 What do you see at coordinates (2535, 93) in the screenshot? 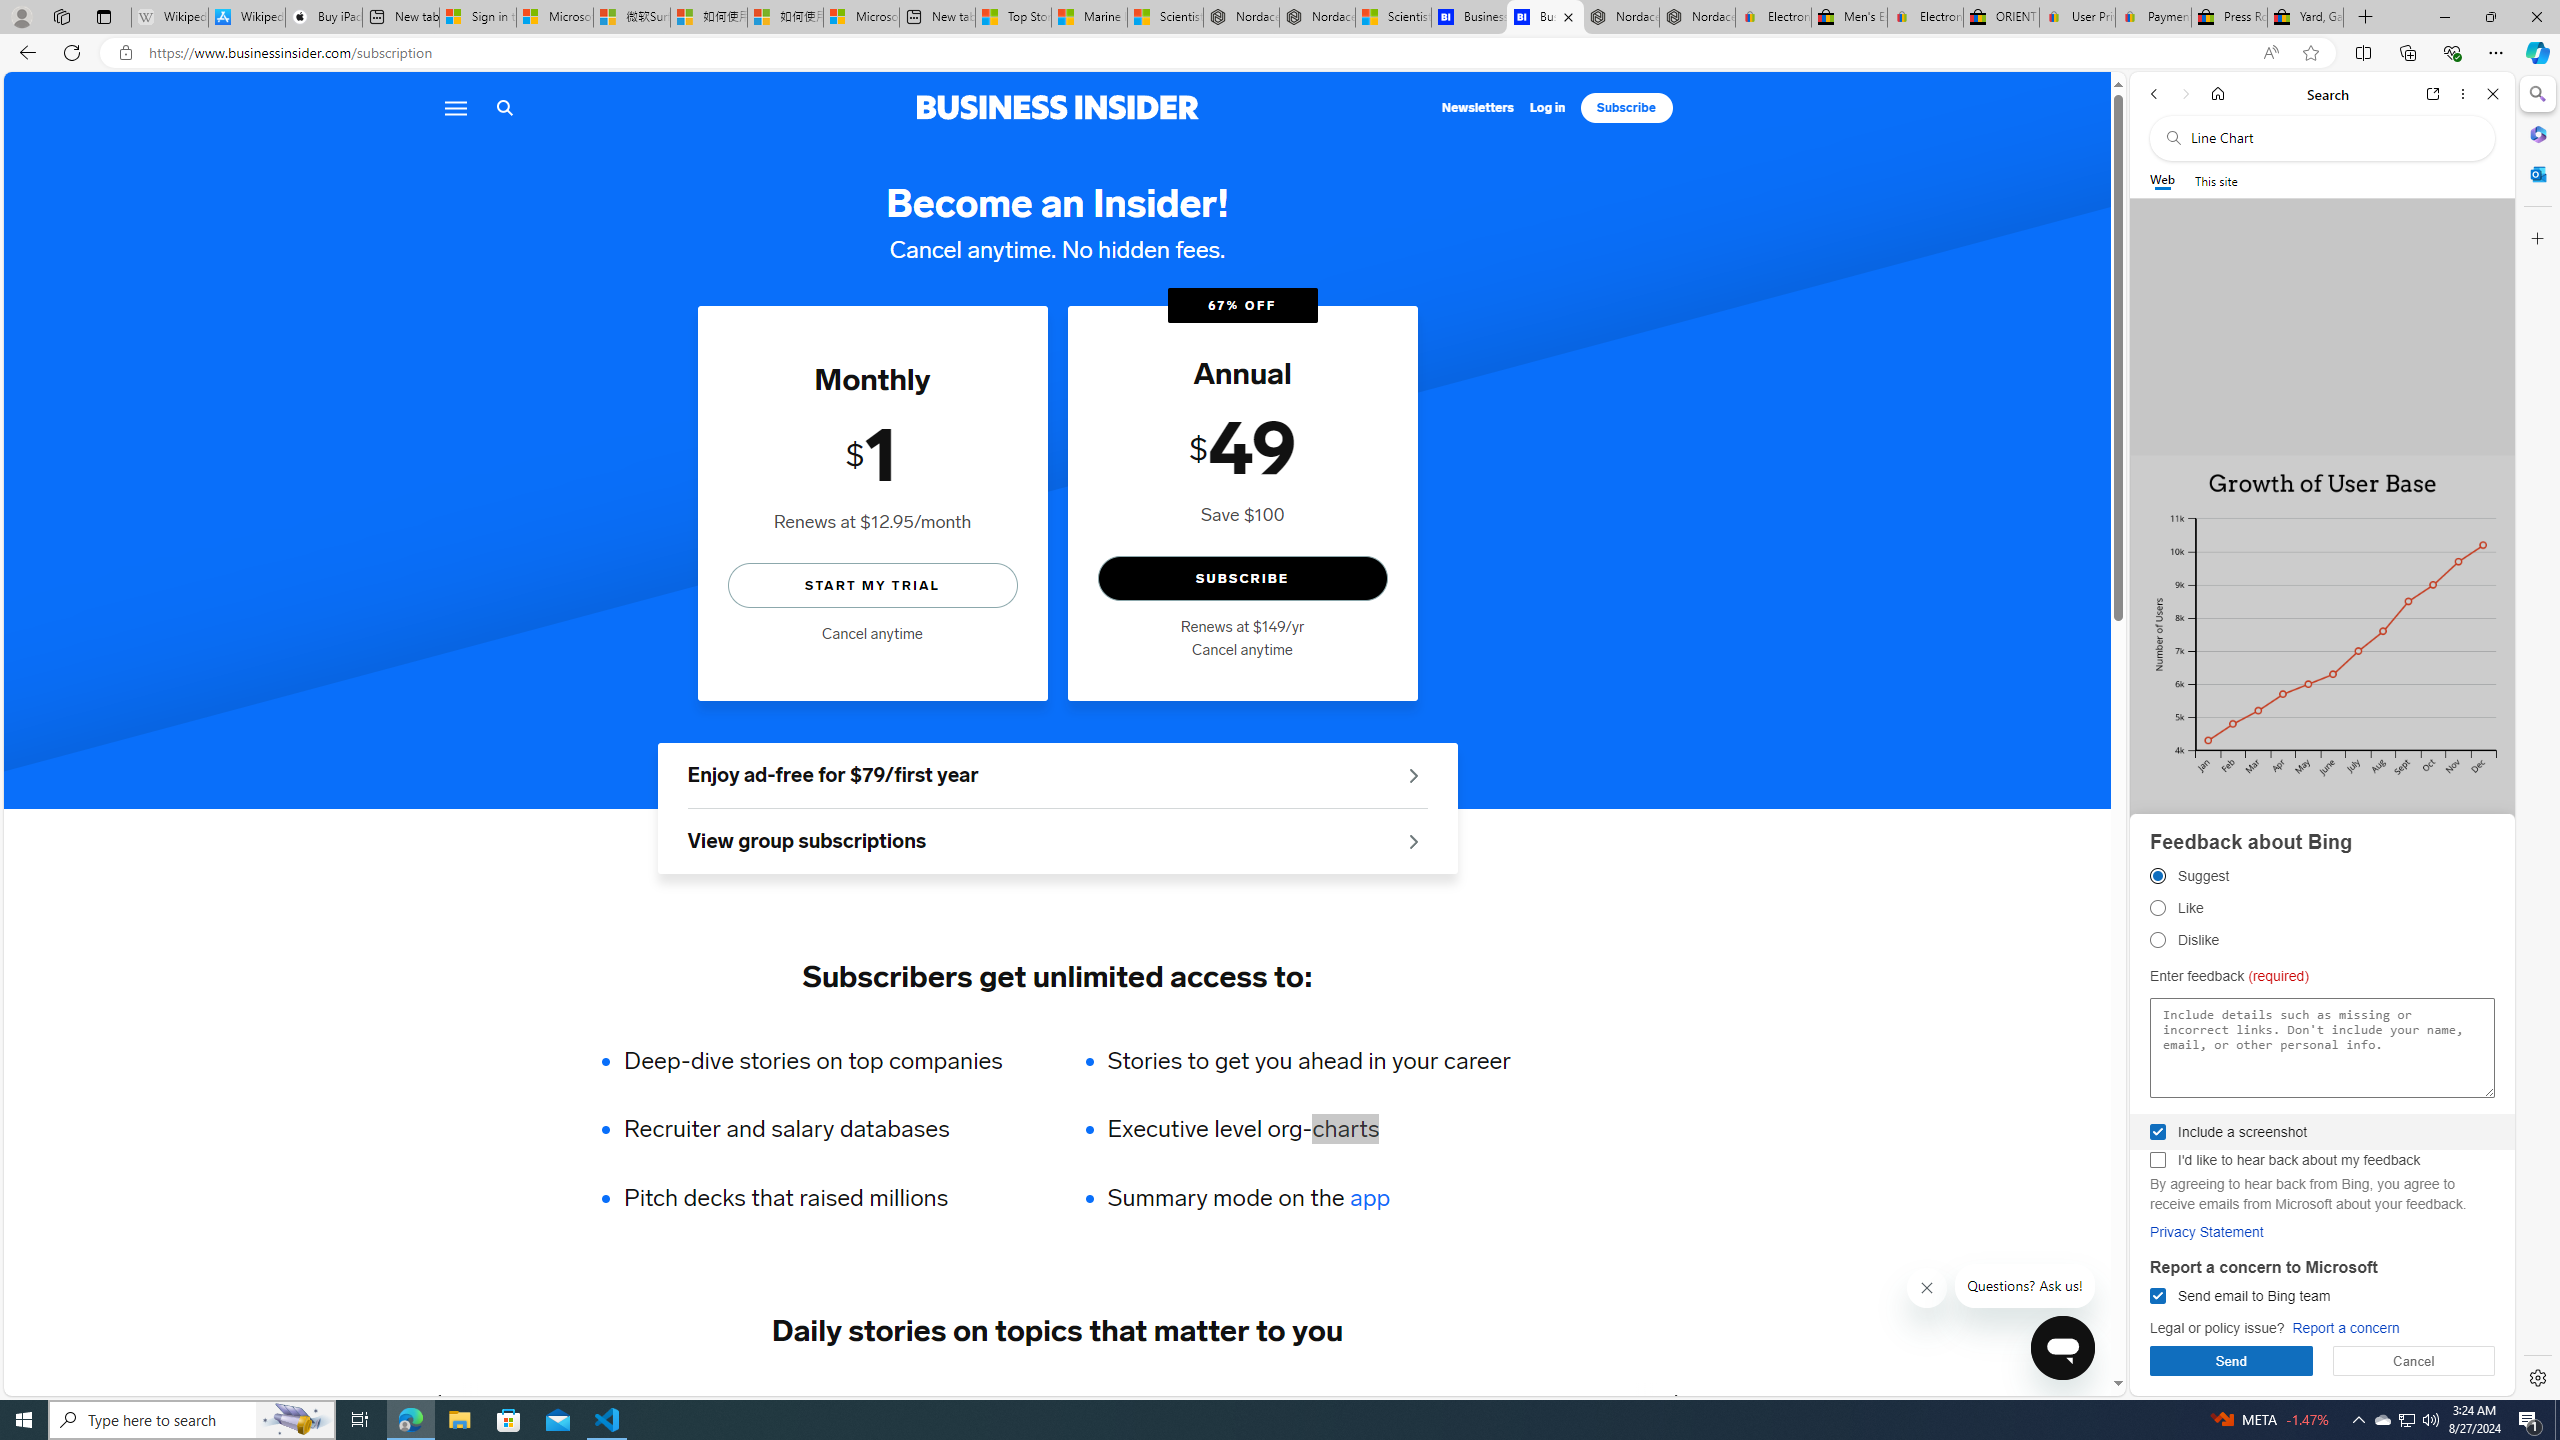
I see `'Minimize Search pane'` at bounding box center [2535, 93].